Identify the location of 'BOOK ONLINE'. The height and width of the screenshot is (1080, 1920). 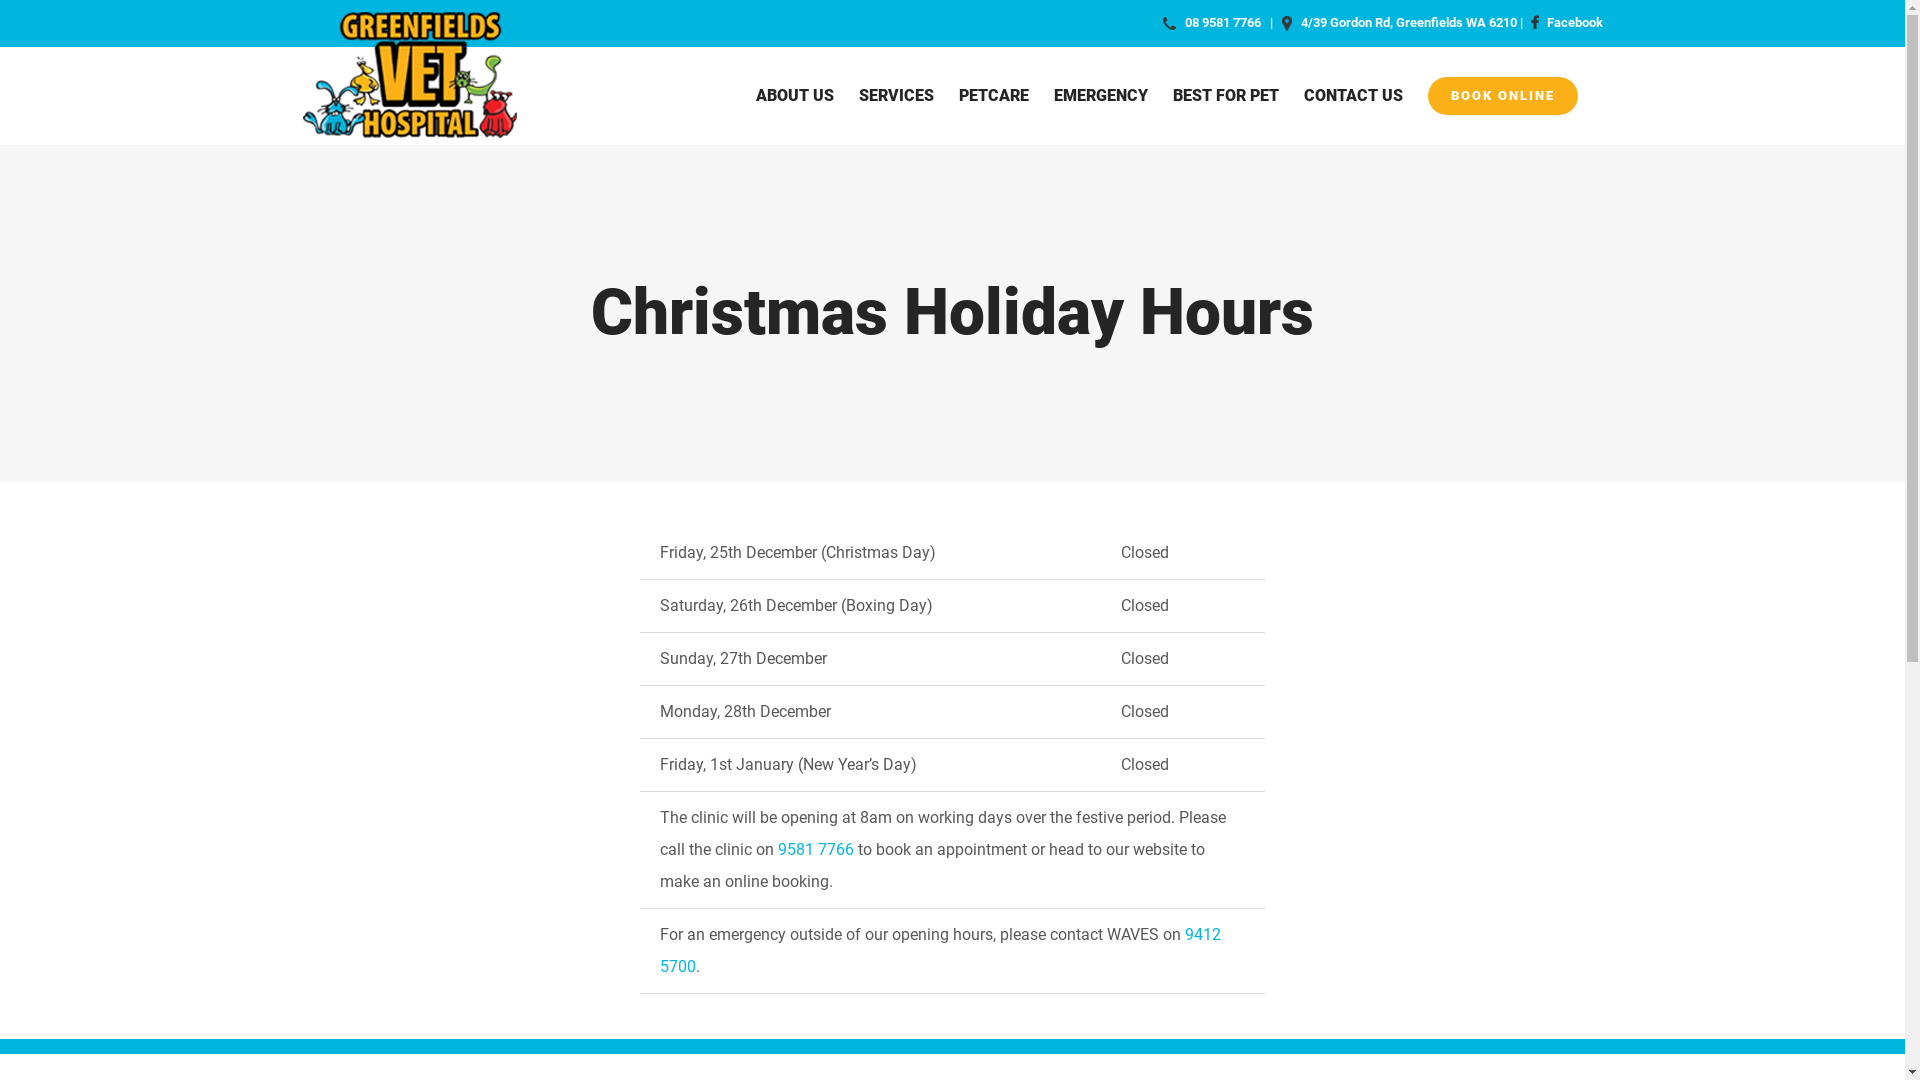
(1427, 95).